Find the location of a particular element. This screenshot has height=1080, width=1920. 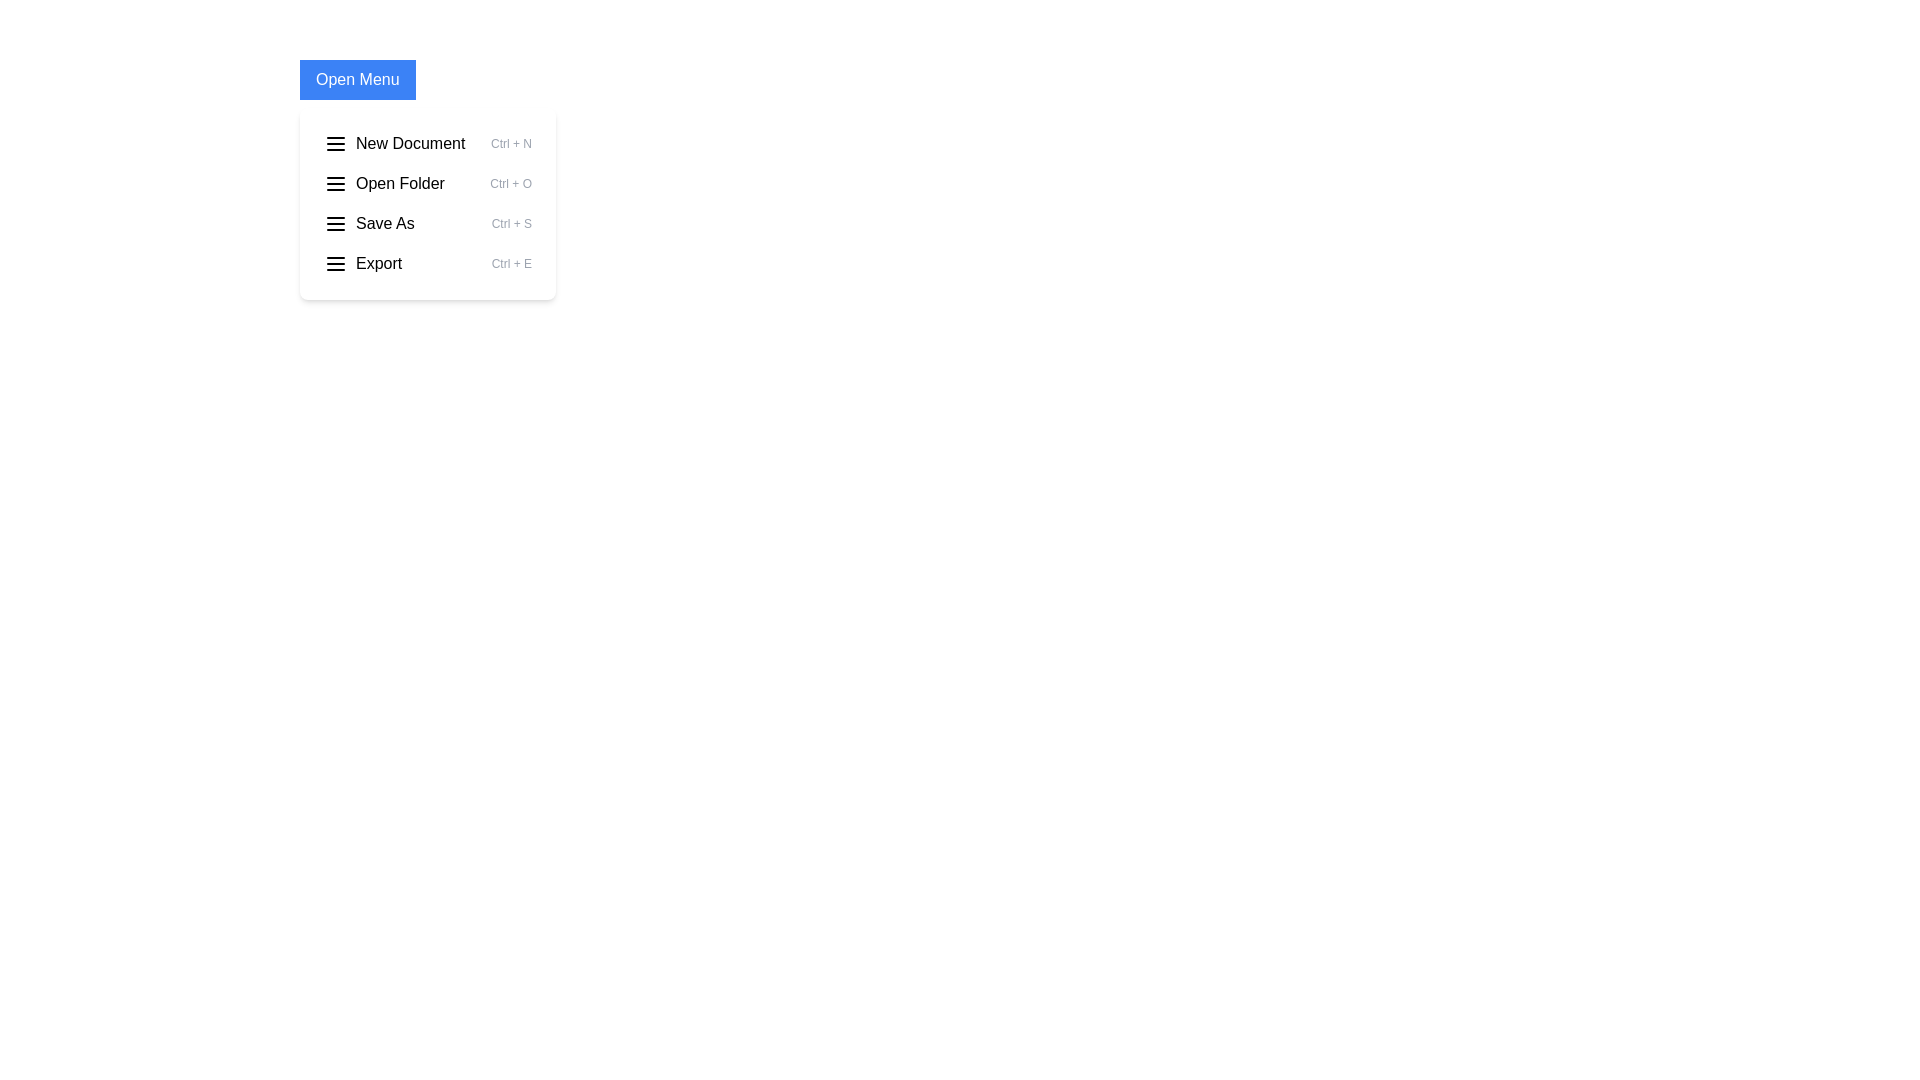

the 'Save As' button, which is the third item in a vertically stacked list within a dropdown menu, positioned below 'Open Folder' and above 'Export' is located at coordinates (426, 223).